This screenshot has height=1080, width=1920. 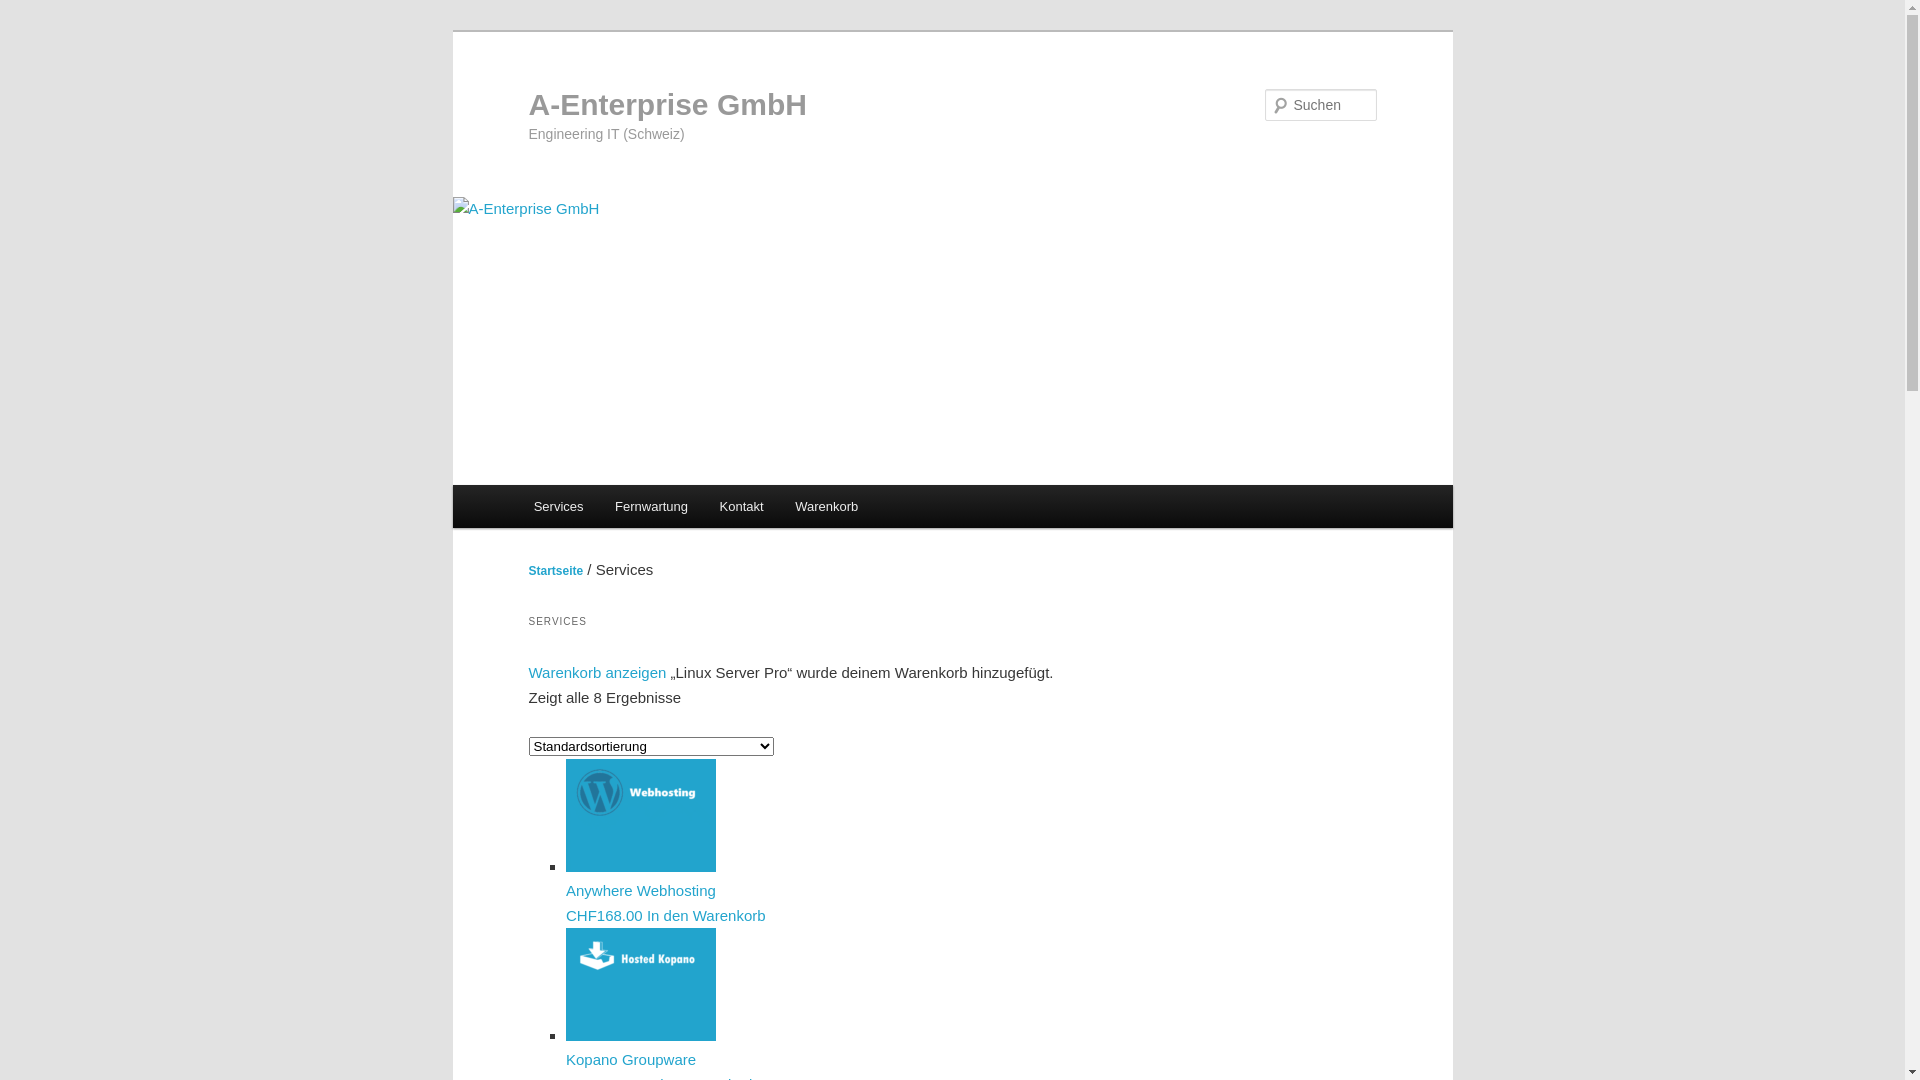 I want to click on 'Warenkorb anzeigen', so click(x=595, y=672).